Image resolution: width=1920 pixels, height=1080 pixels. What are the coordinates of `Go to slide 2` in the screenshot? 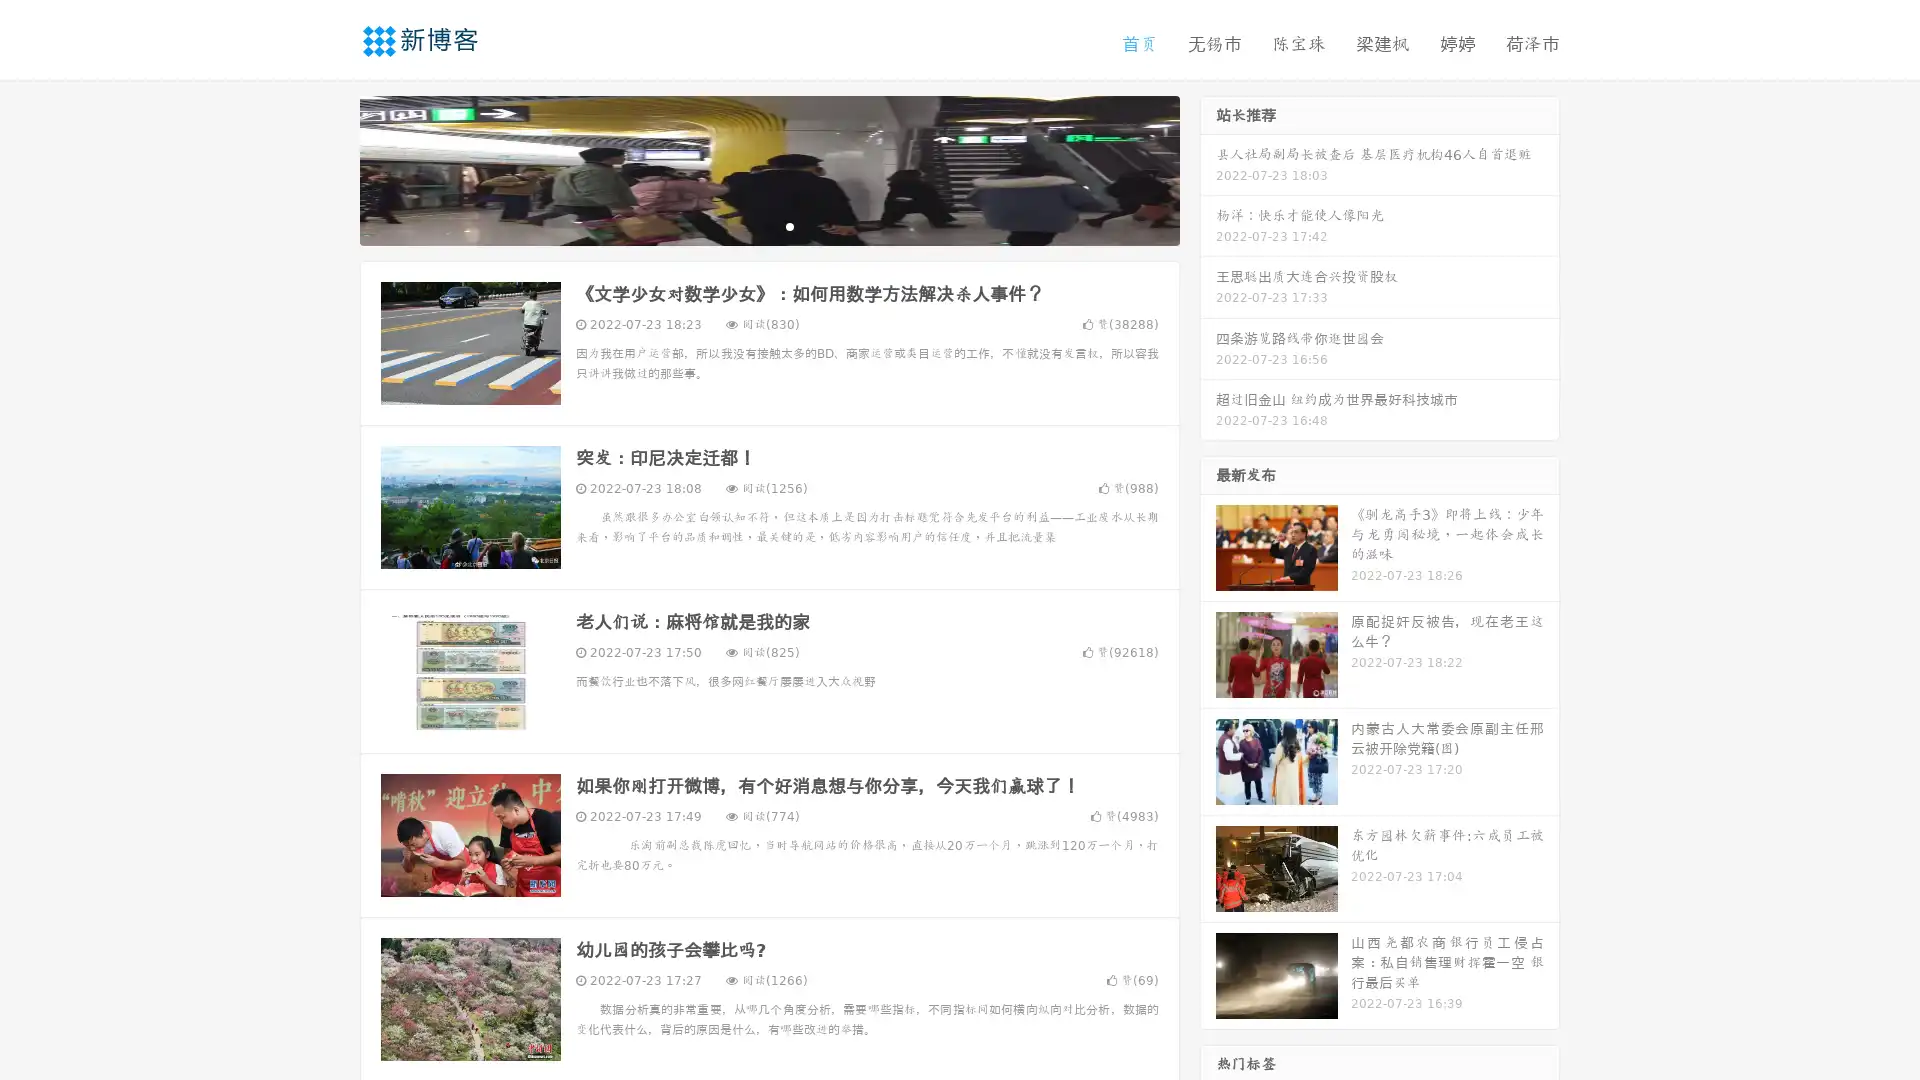 It's located at (768, 225).